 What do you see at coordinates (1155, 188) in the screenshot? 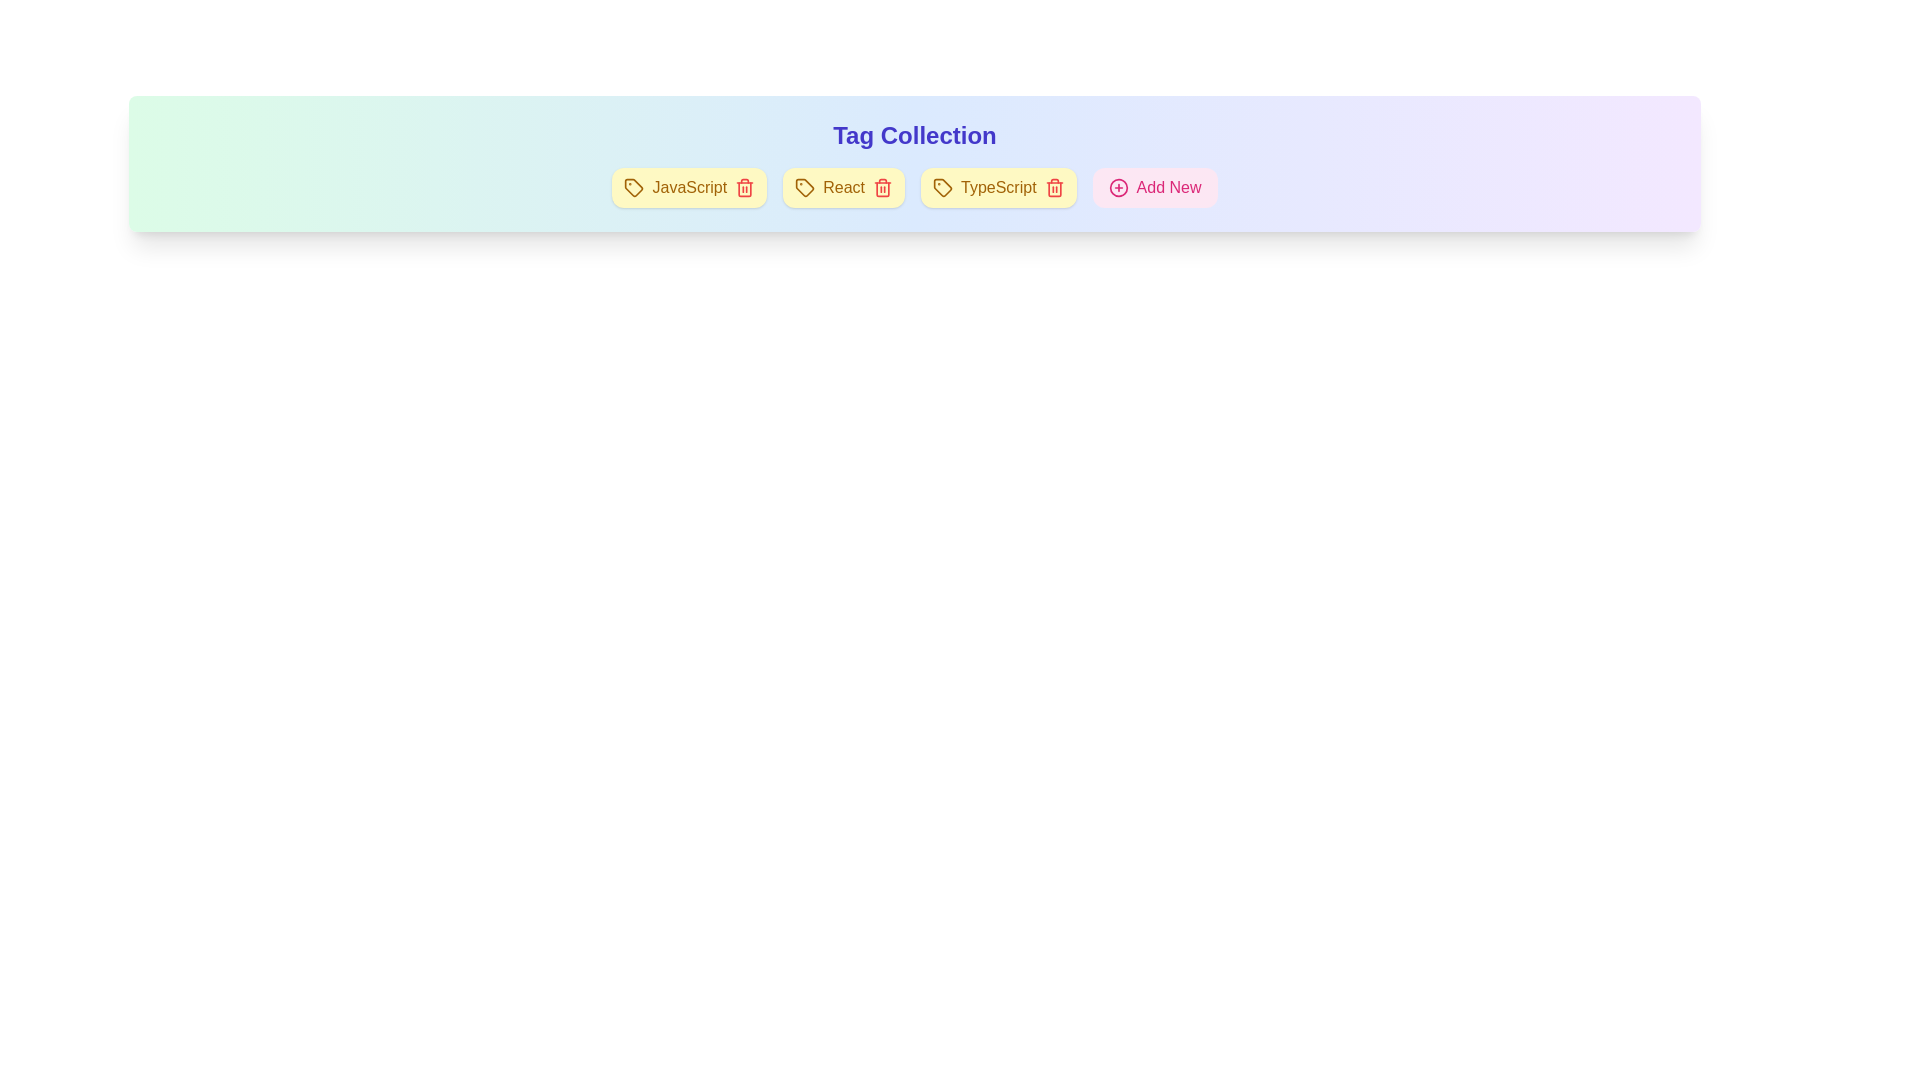
I see `the 'Add New' button, which has a pink background and is located to the right of the 'TypeScript' tag in the Tag Collection section` at bounding box center [1155, 188].